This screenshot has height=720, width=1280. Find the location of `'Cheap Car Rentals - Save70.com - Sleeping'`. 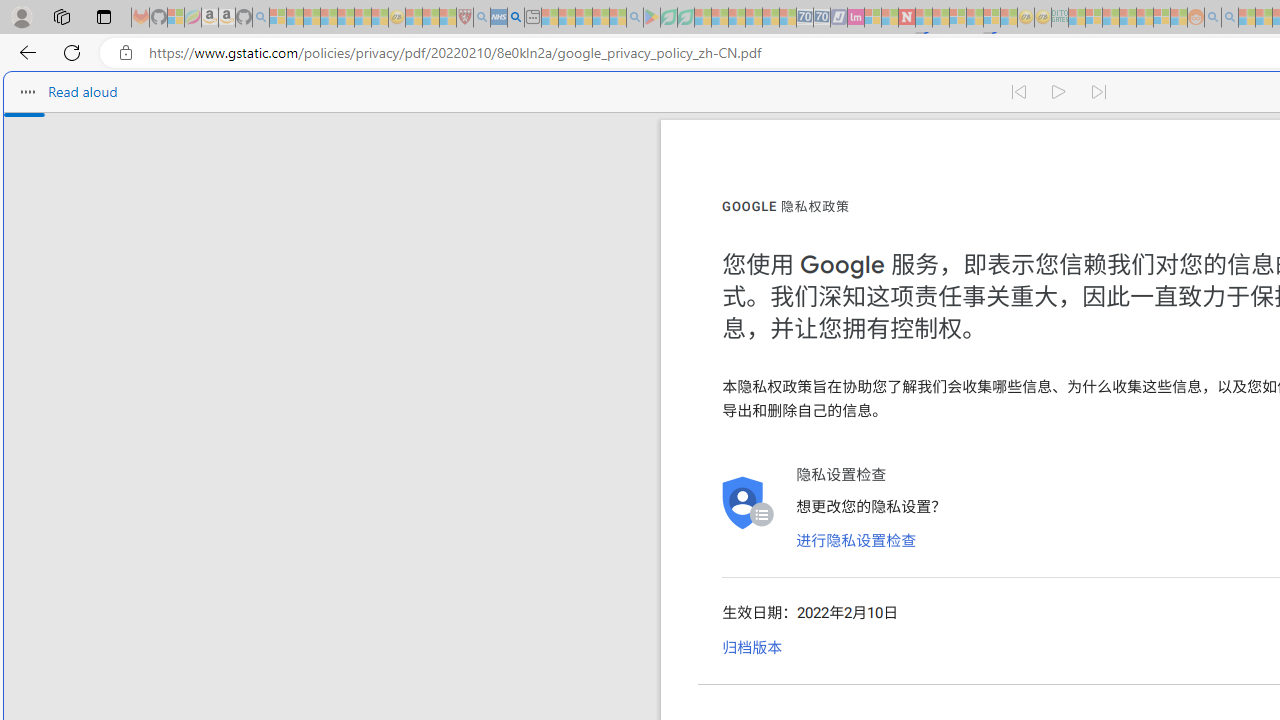

'Cheap Car Rentals - Save70.com - Sleeping' is located at coordinates (805, 17).